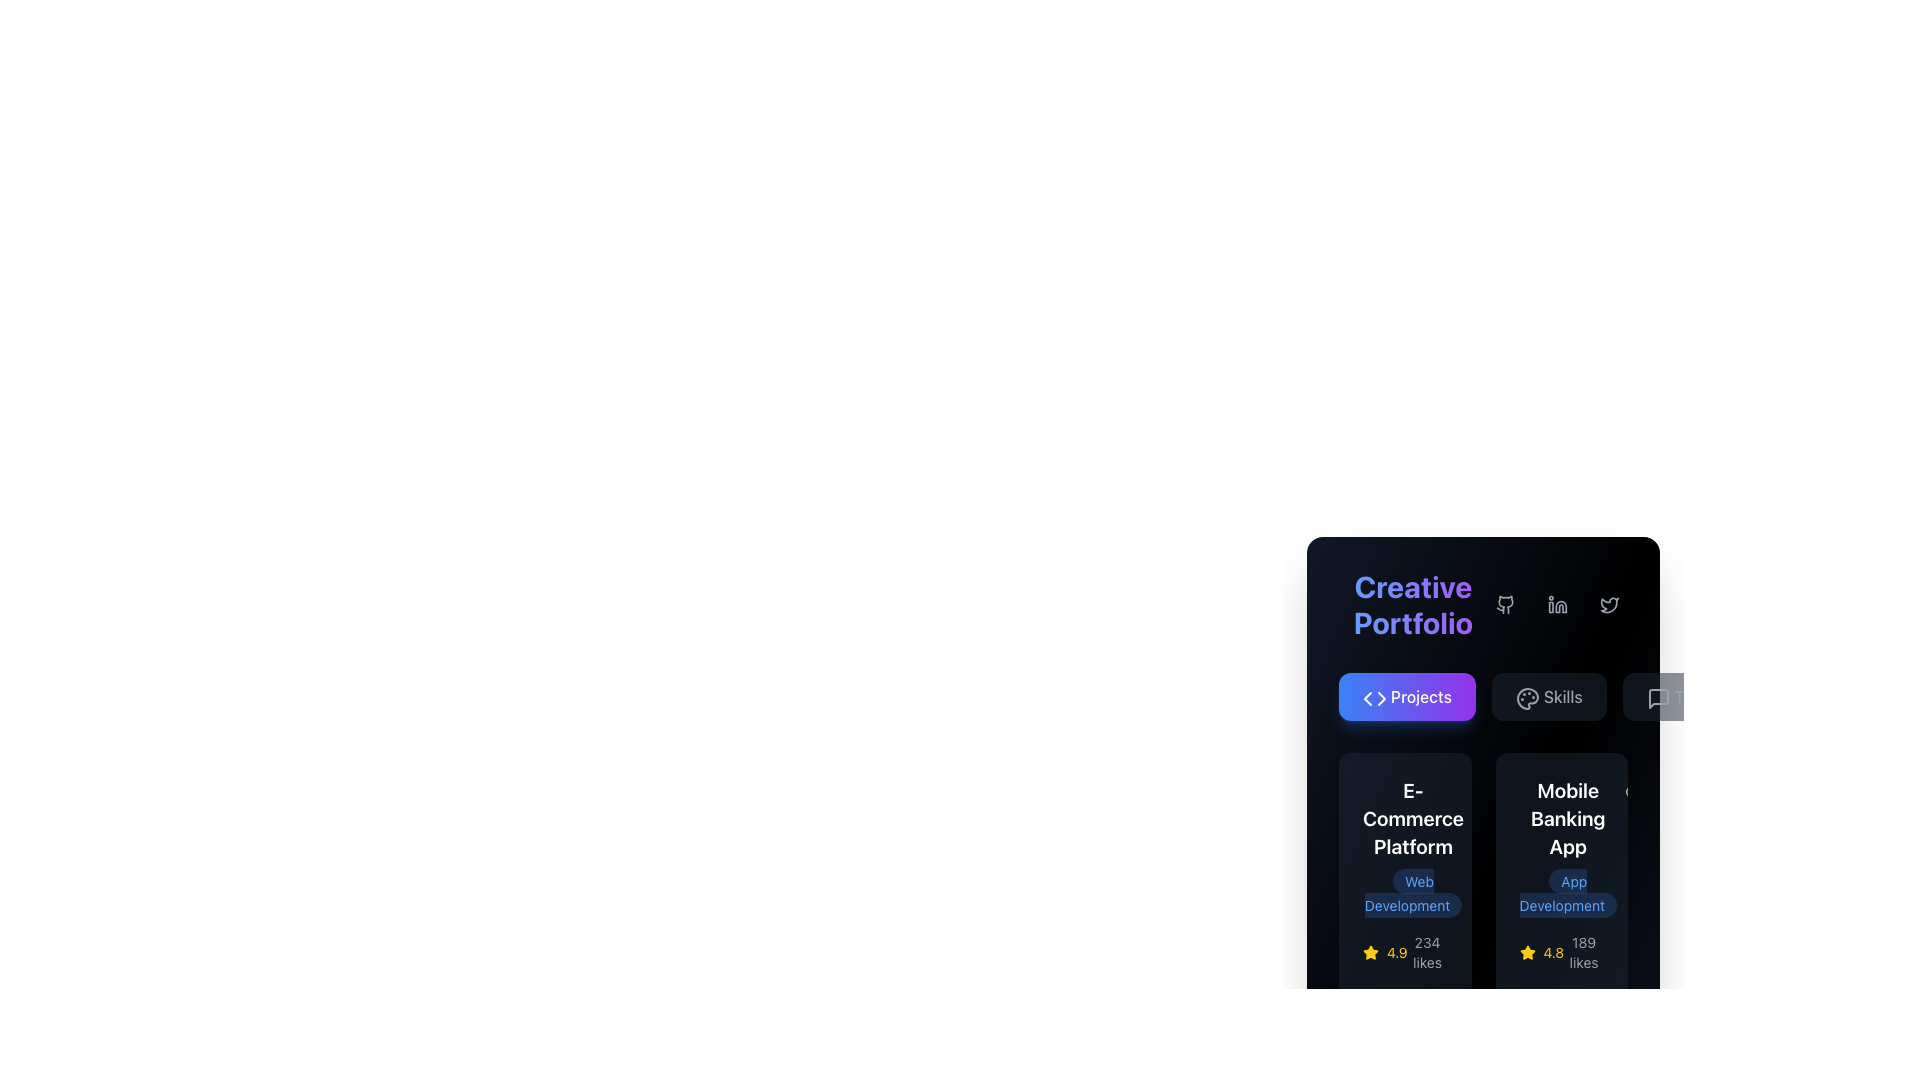  Describe the element at coordinates (1548, 696) in the screenshot. I see `the second button in the horizontal group, located below the 'Creative Portfolio' title, to activate the hover effect` at that location.